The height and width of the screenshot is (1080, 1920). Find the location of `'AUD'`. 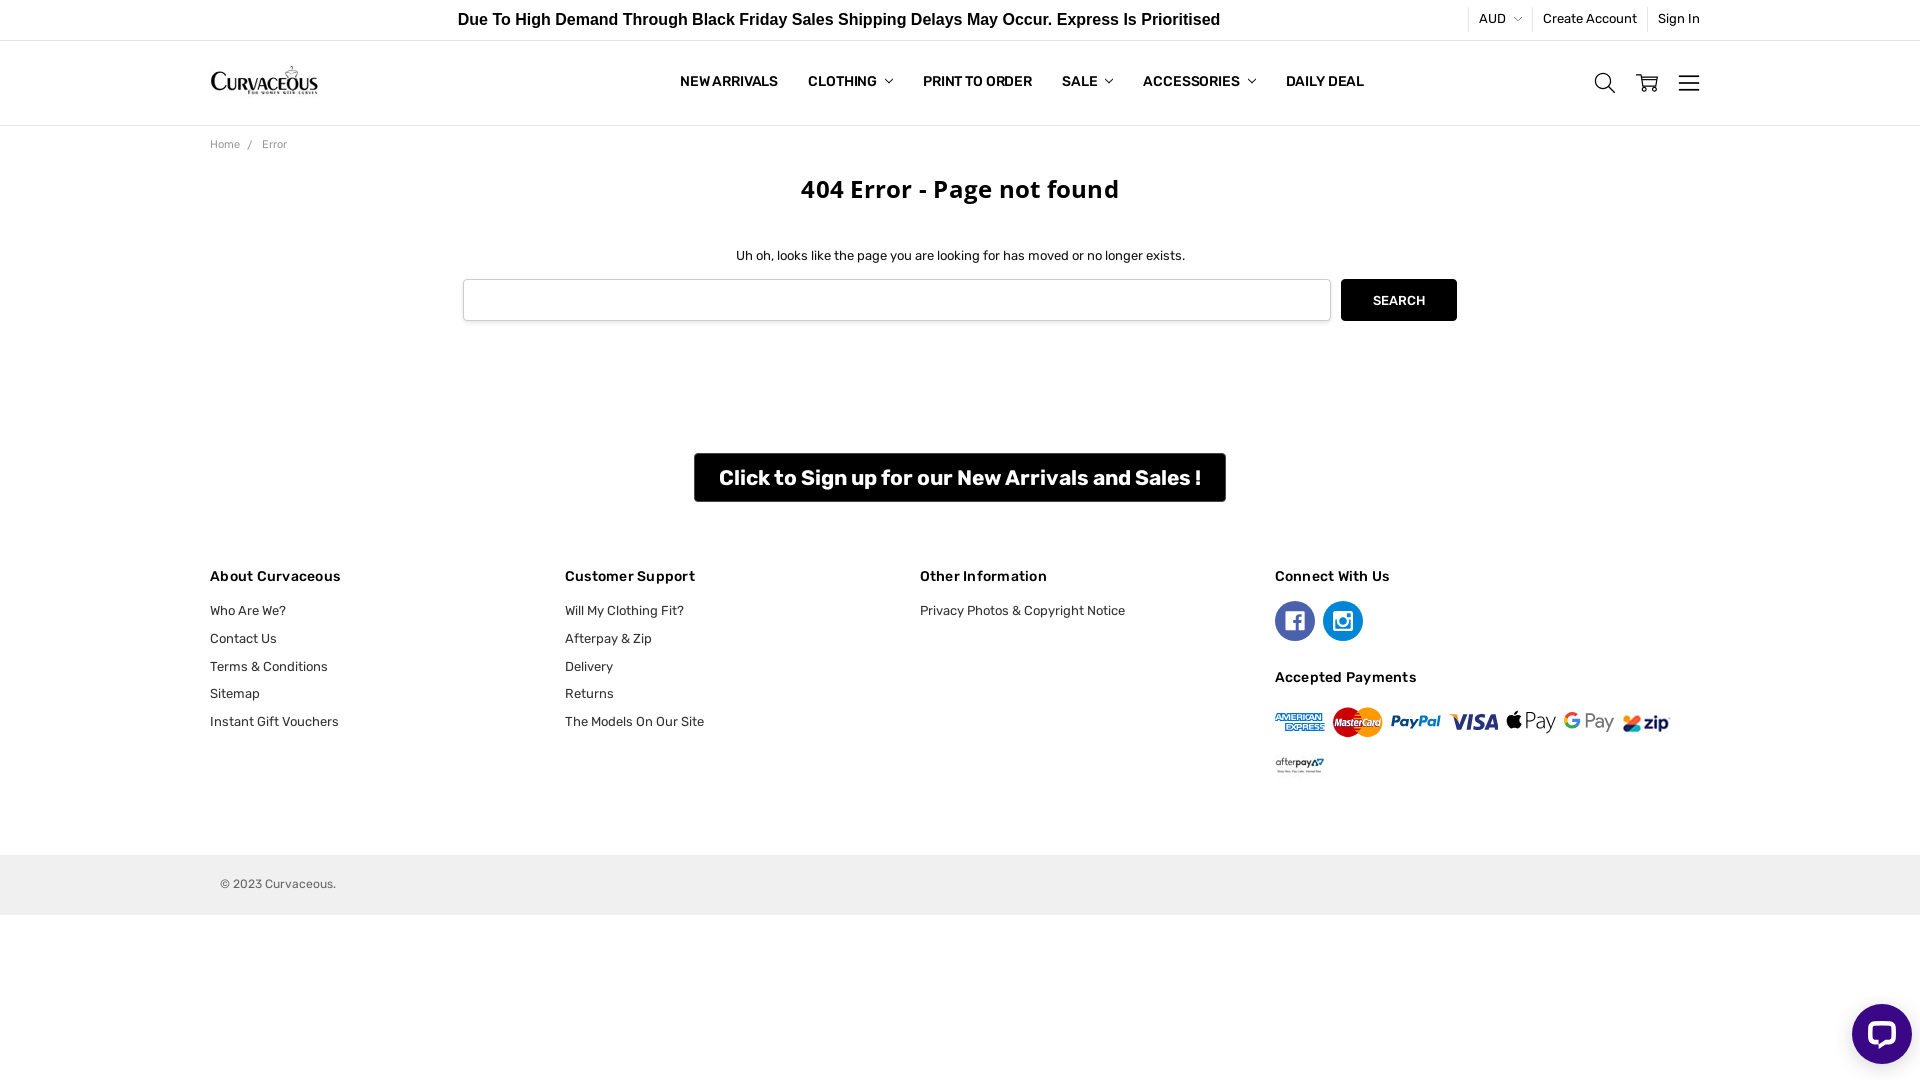

'AUD' is located at coordinates (1468, 19).